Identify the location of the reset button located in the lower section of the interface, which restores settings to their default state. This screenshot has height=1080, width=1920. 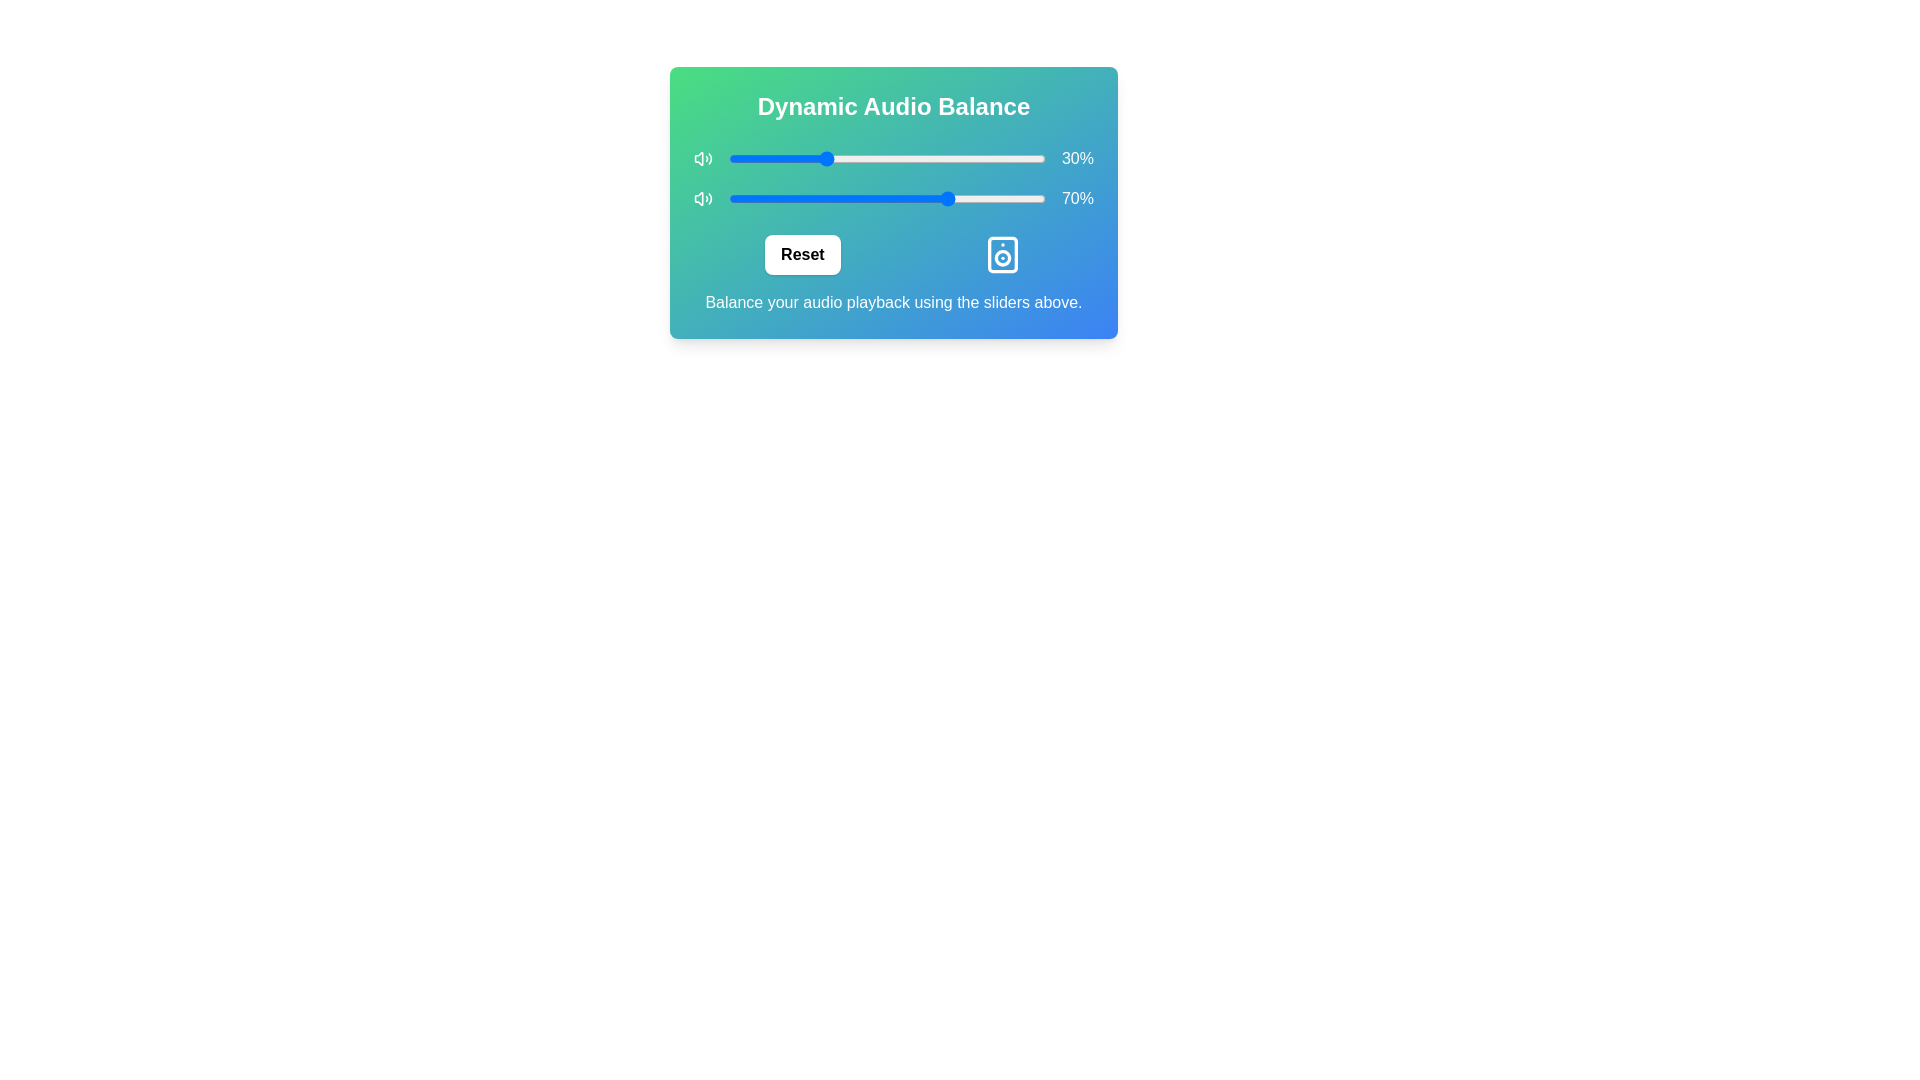
(802, 253).